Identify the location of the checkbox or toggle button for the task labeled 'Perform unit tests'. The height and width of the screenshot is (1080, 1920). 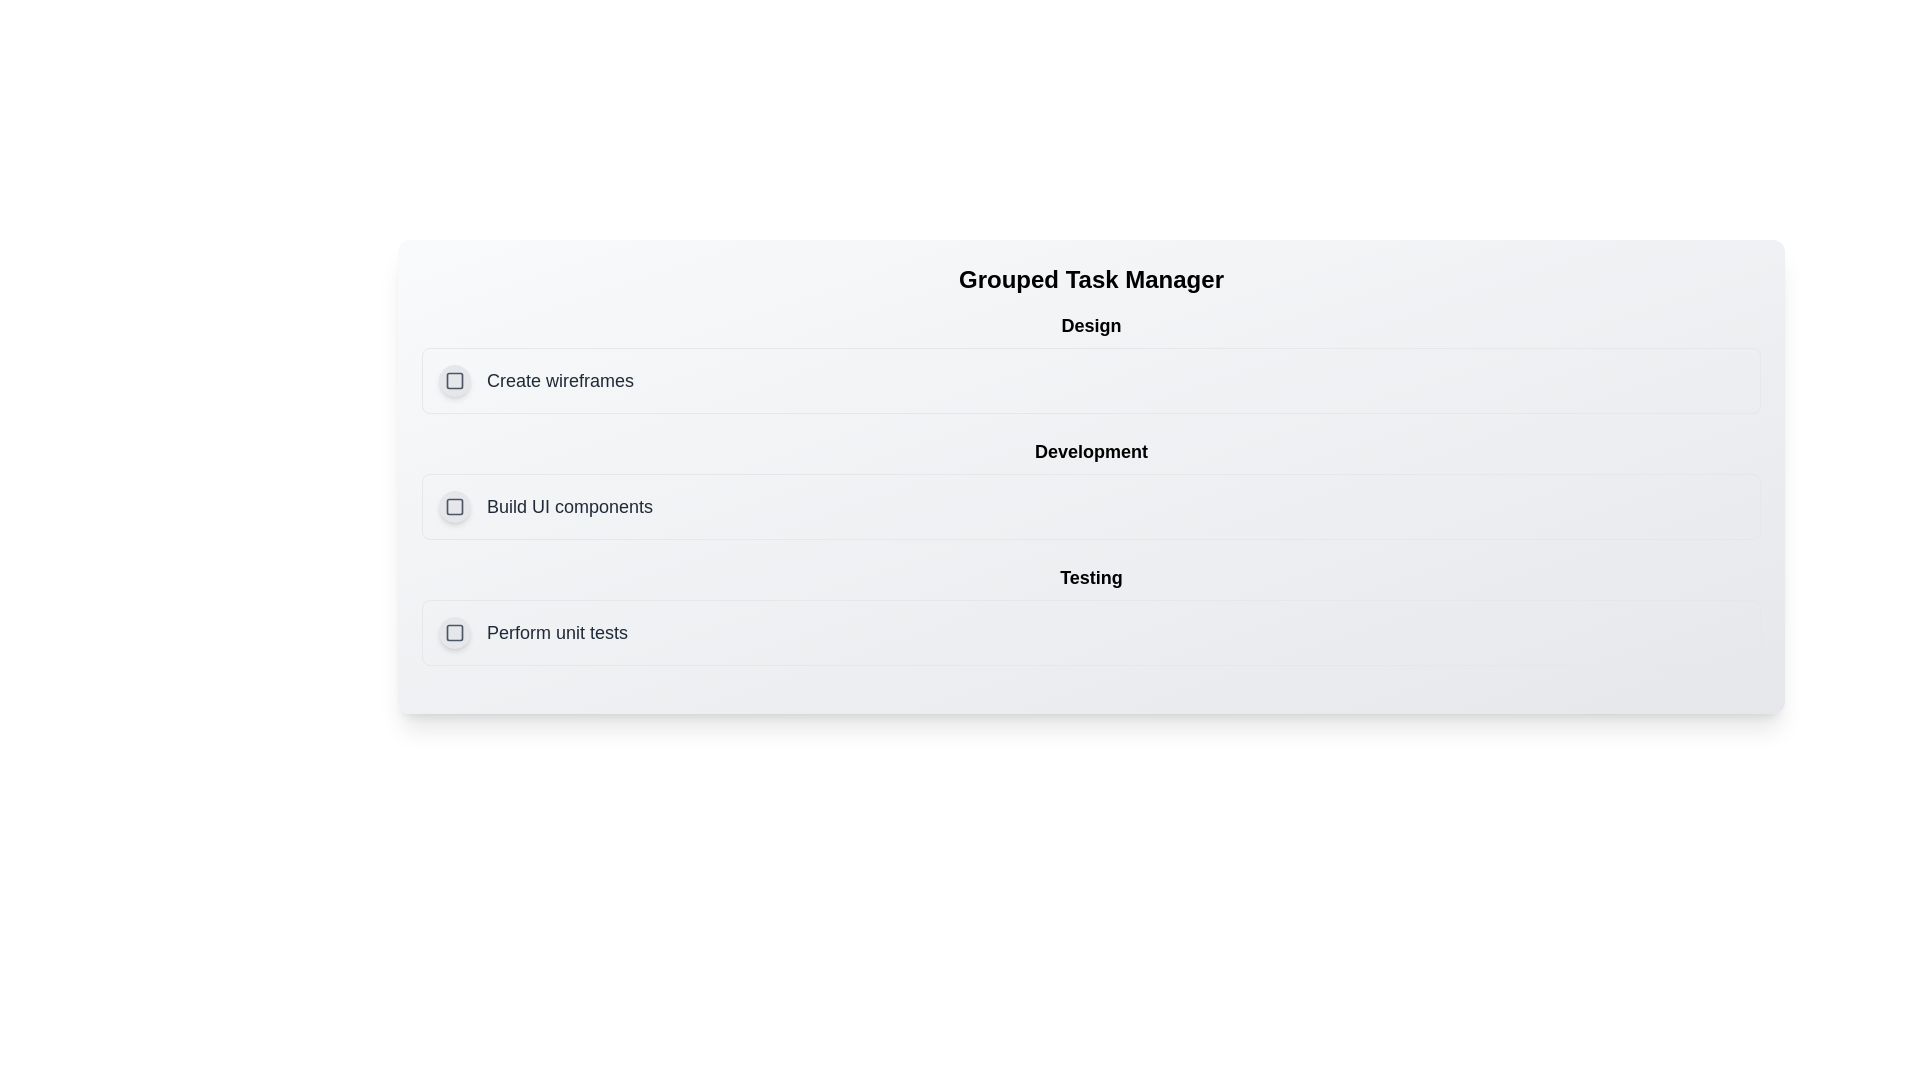
(454, 632).